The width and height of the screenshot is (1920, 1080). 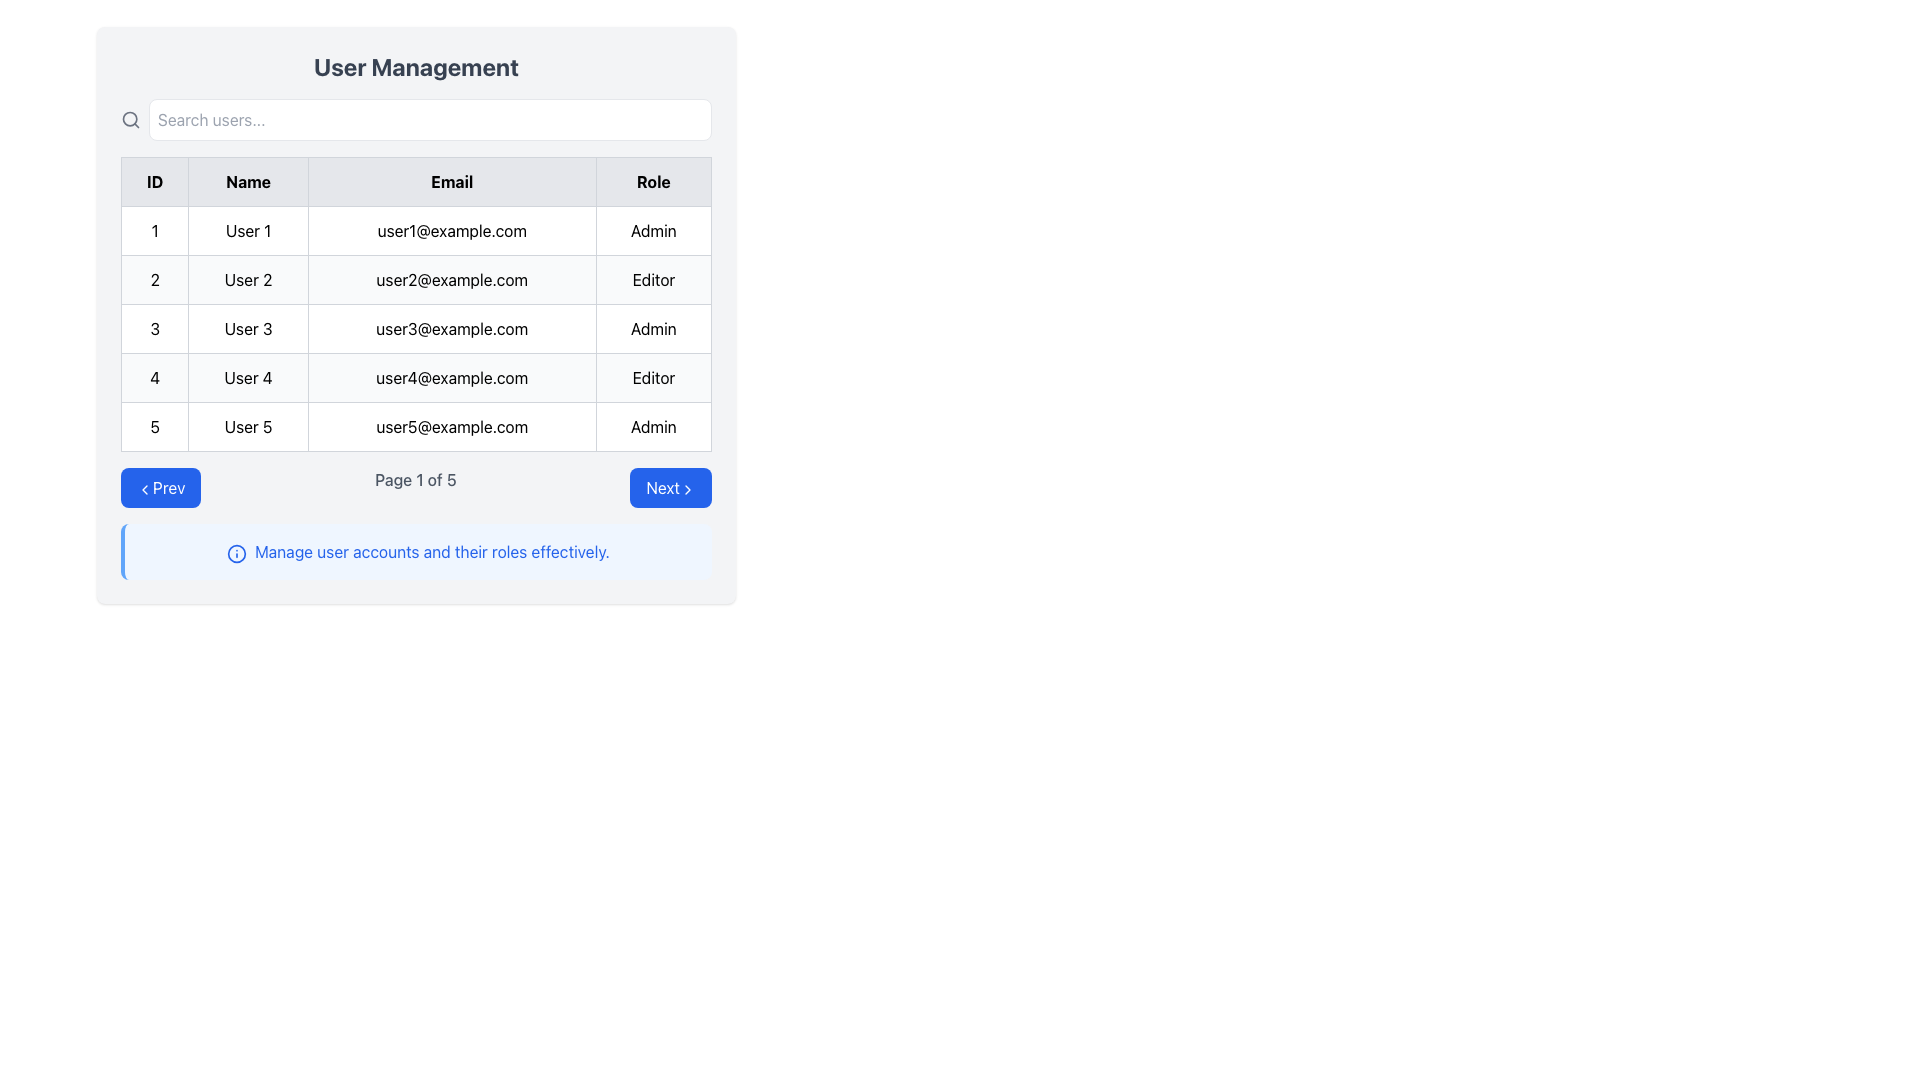 What do you see at coordinates (154, 327) in the screenshot?
I see `the Text Label element displaying '3' in the ID column of the third row within the User Management interface` at bounding box center [154, 327].